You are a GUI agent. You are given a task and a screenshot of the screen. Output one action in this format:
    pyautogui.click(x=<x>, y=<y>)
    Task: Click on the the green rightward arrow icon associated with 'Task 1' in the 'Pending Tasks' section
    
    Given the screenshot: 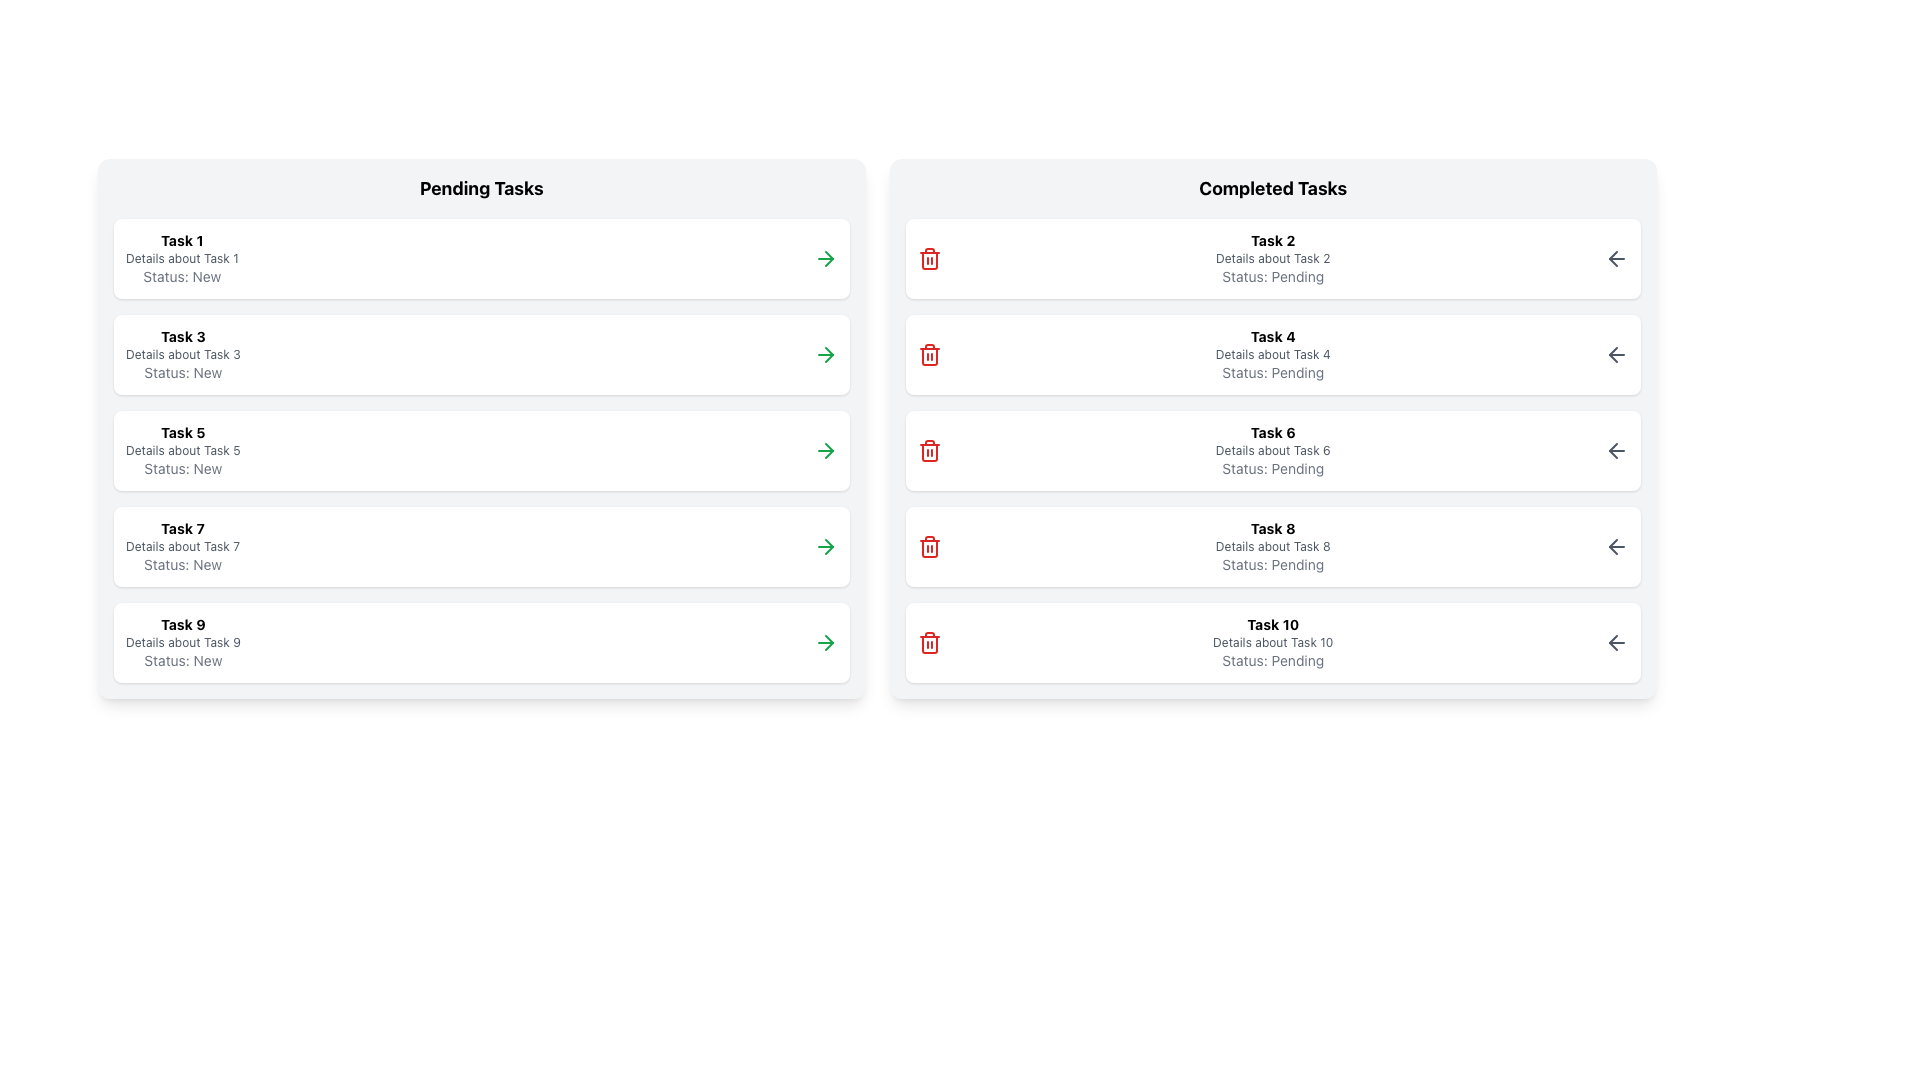 What is the action you would take?
    pyautogui.click(x=829, y=257)
    